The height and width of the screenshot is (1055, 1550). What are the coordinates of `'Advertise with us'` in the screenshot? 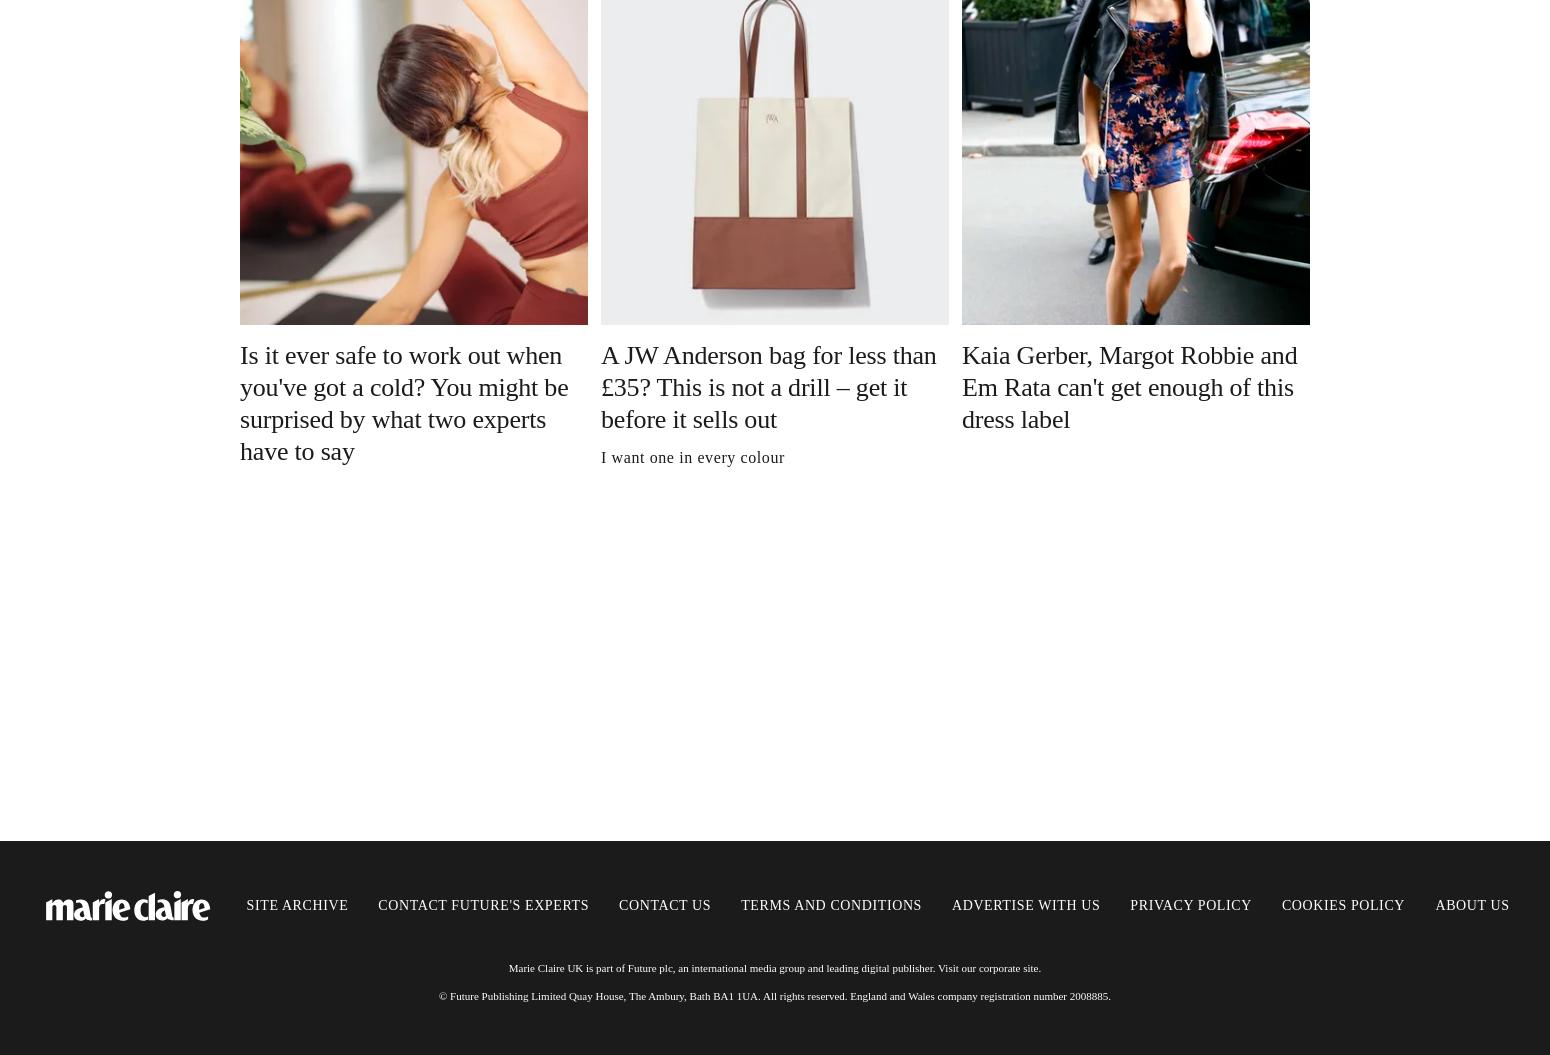 It's located at (1025, 904).